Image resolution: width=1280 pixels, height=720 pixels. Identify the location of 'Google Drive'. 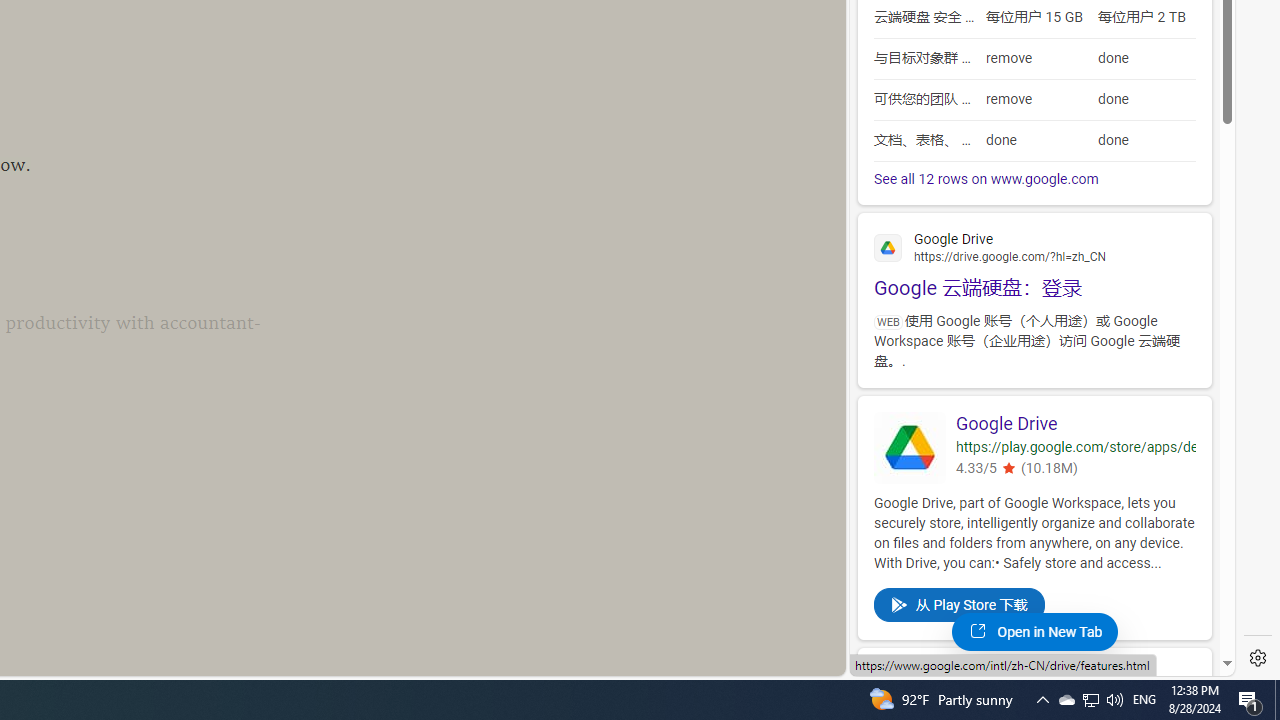
(1074, 423).